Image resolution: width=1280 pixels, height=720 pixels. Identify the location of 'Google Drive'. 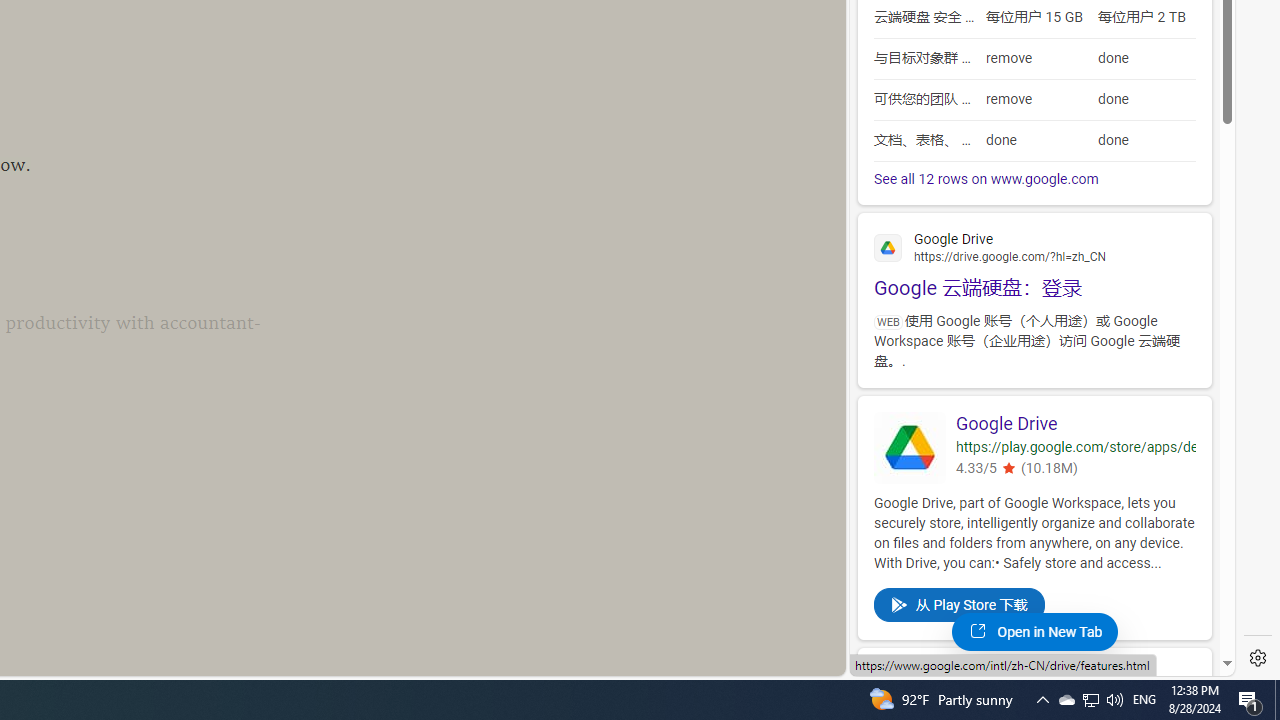
(1074, 423).